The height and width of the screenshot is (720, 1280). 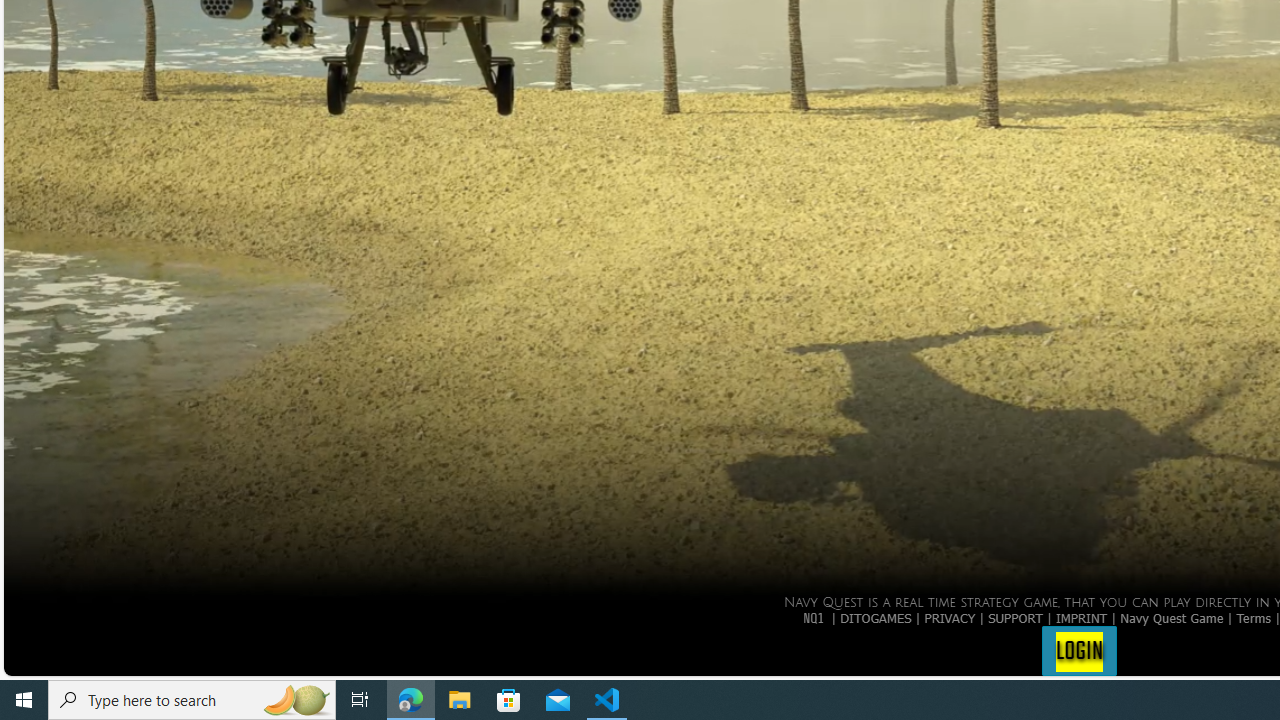 I want to click on 'Navy Quest Game', so click(x=1171, y=616).